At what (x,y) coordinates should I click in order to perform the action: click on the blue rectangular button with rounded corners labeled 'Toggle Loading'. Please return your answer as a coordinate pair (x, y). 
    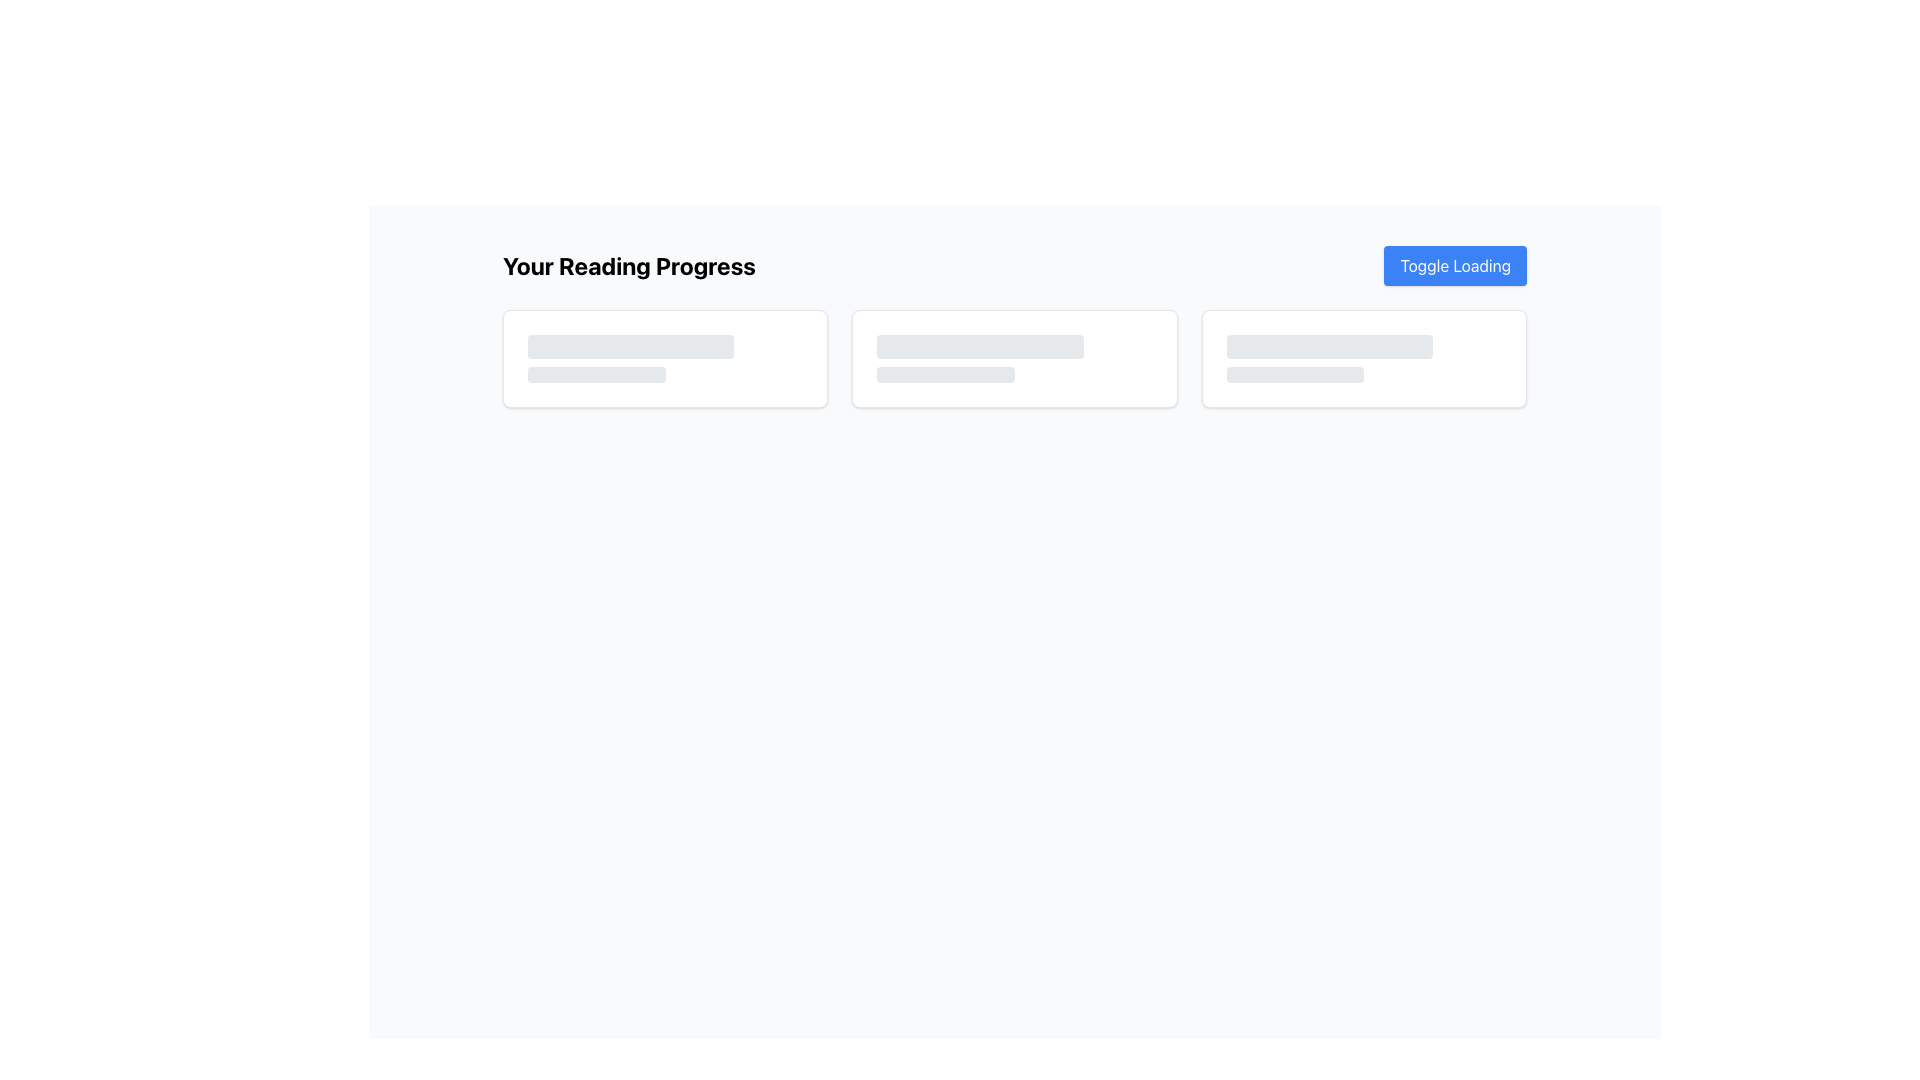
    Looking at the image, I should click on (1455, 265).